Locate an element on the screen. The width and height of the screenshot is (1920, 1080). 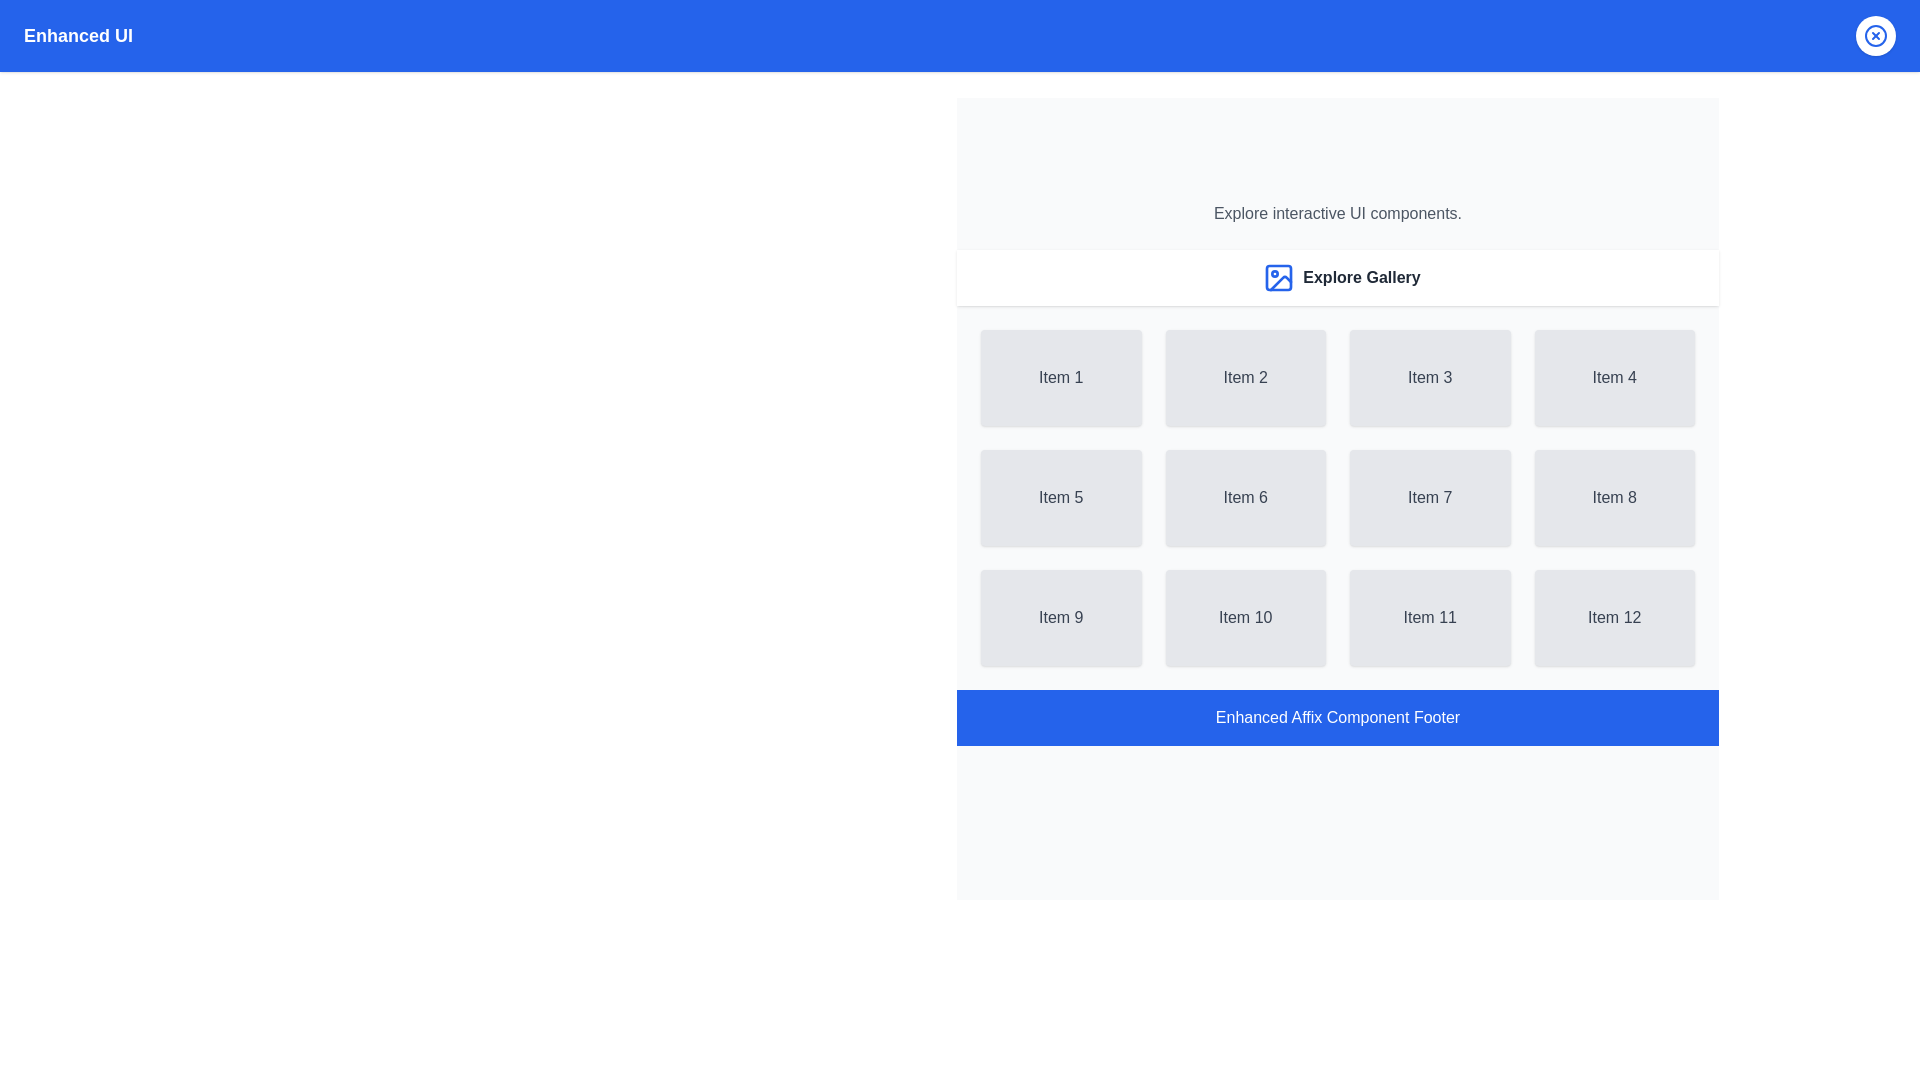
the static informational box displaying 'Item 11', which is located at the bottom-right corner of the third row in a 4x3 grid layout is located at coordinates (1429, 616).